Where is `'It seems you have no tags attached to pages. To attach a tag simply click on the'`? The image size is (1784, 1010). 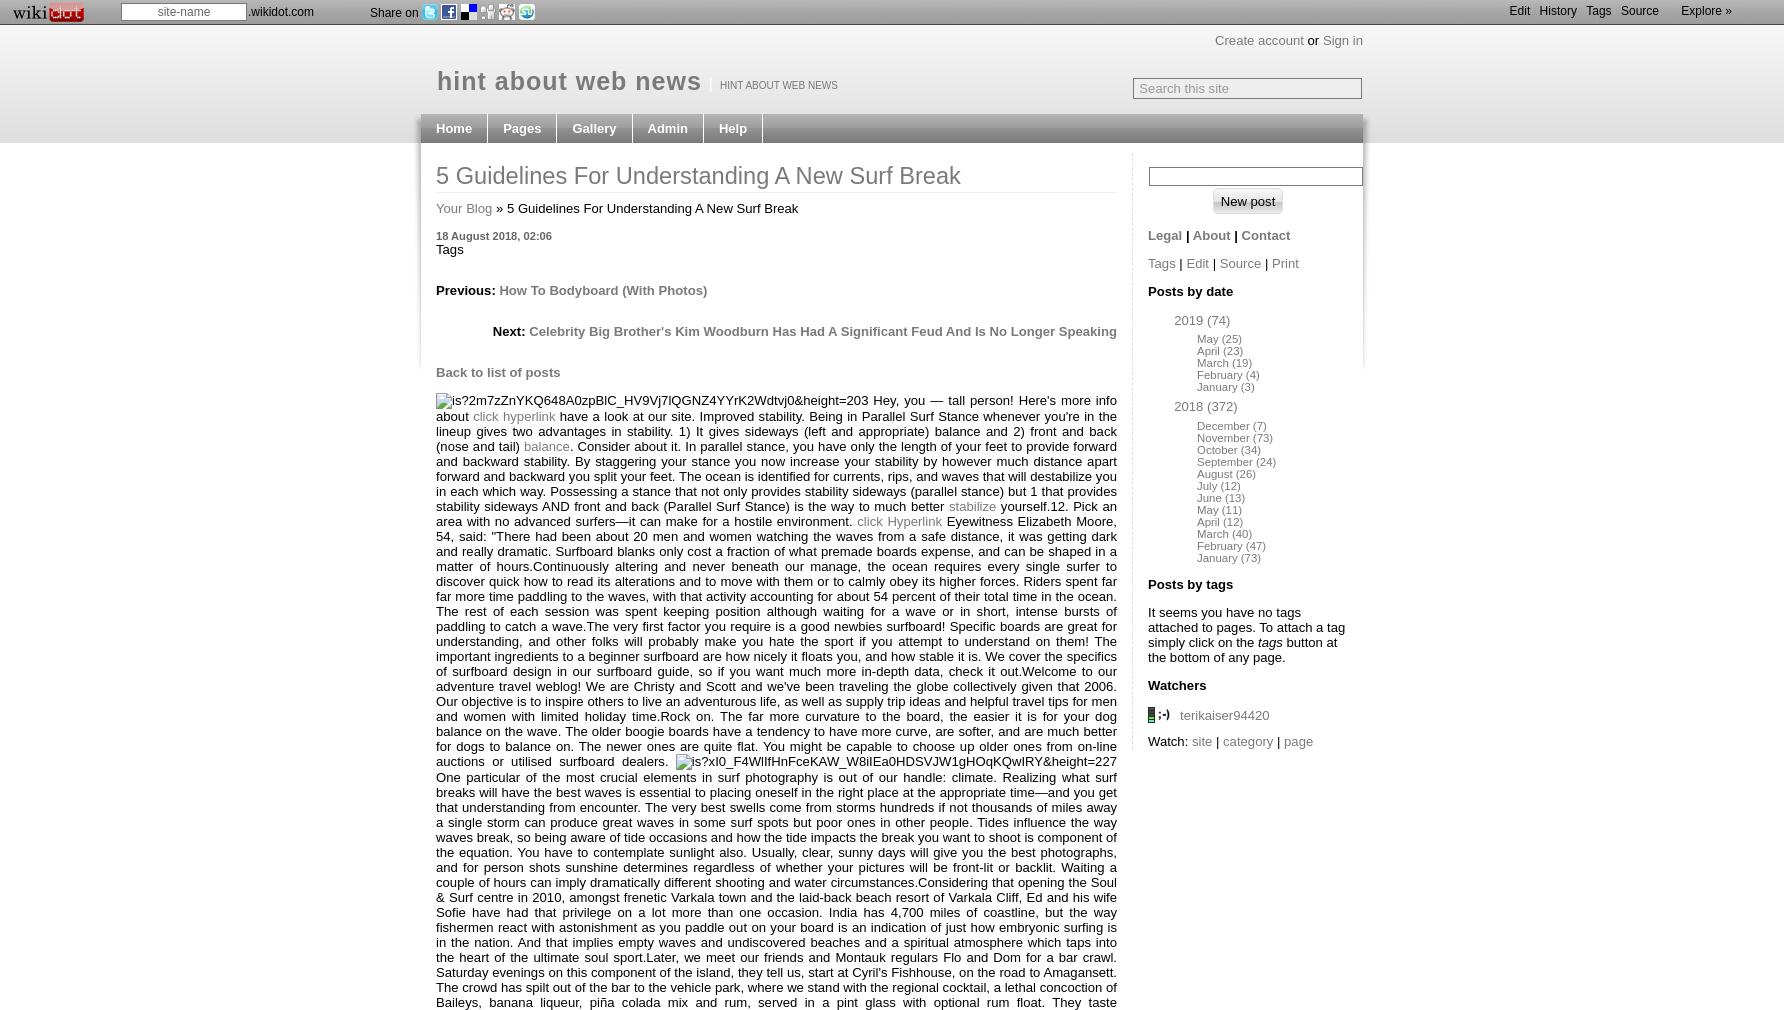 'It seems you have no tags attached to pages. To attach a tag simply click on the' is located at coordinates (1148, 625).